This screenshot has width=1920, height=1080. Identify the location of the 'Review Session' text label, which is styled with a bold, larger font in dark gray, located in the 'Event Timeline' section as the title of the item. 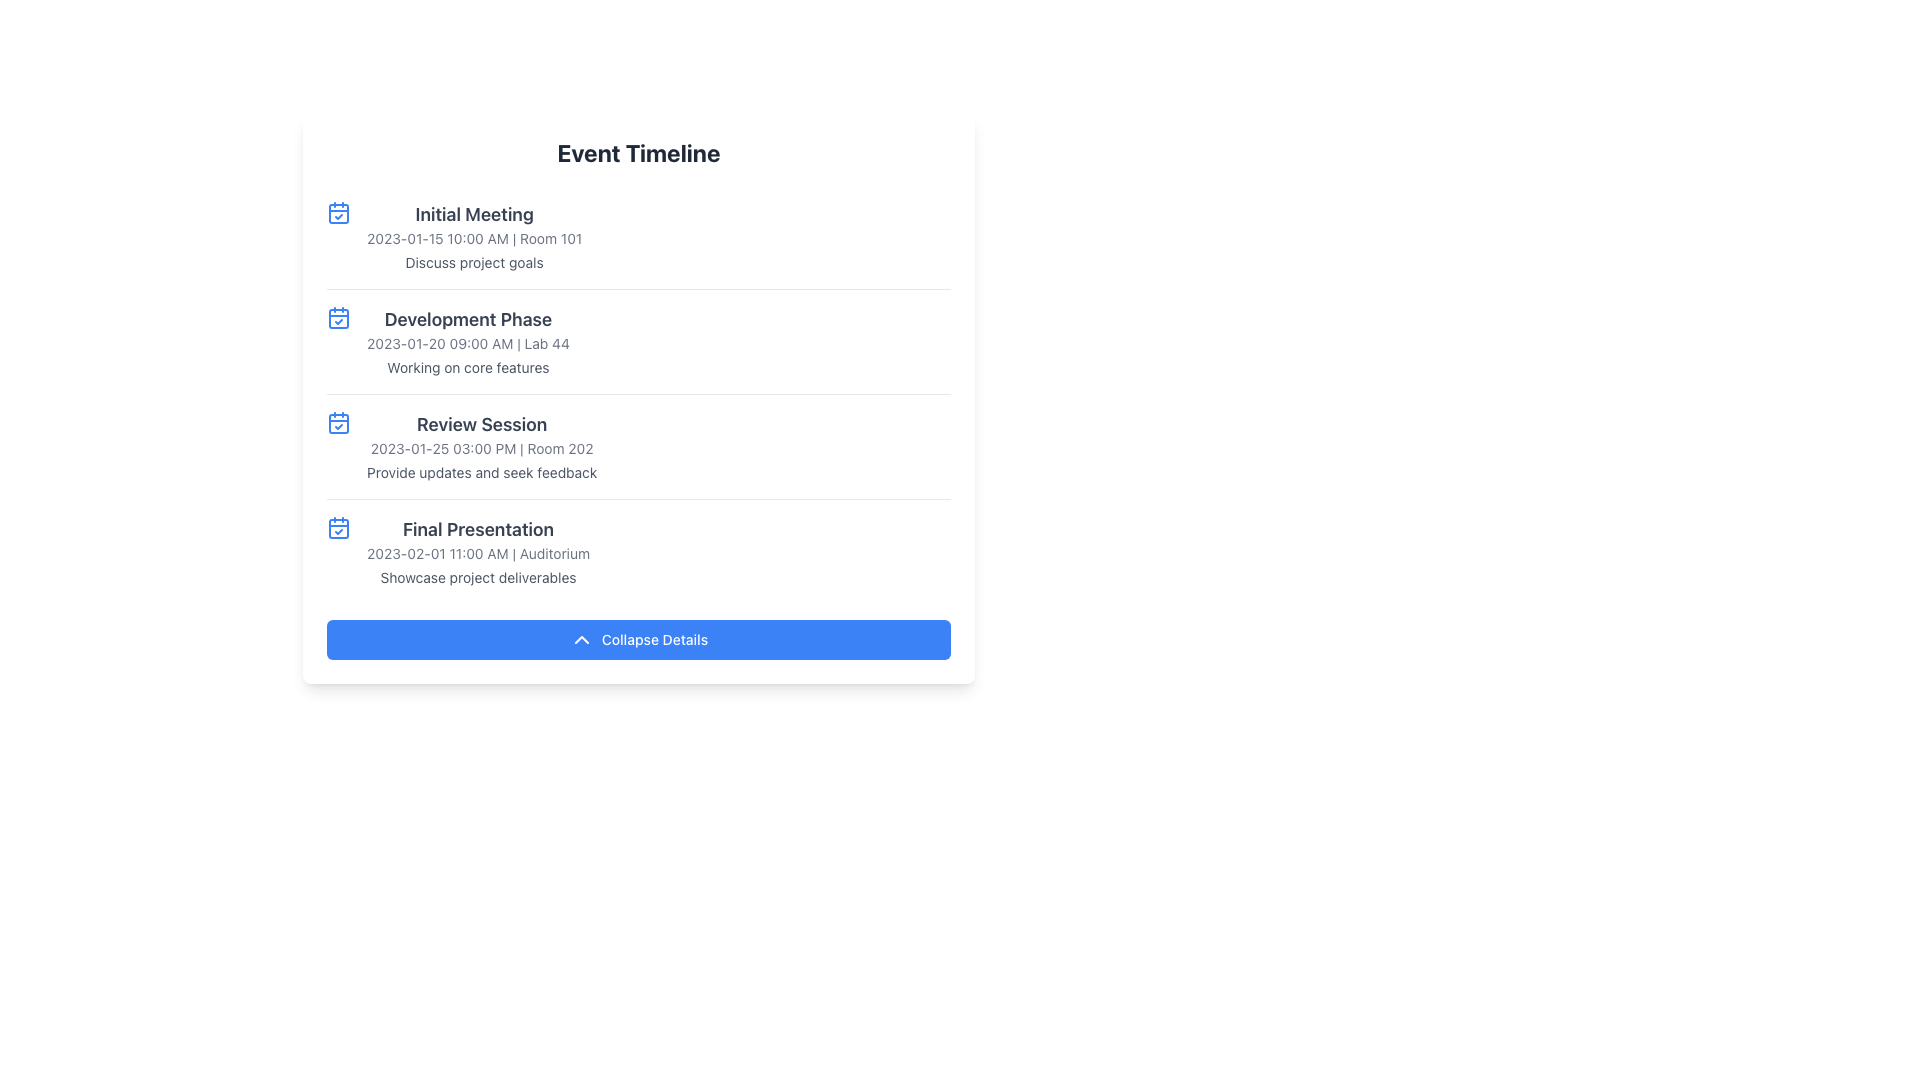
(482, 423).